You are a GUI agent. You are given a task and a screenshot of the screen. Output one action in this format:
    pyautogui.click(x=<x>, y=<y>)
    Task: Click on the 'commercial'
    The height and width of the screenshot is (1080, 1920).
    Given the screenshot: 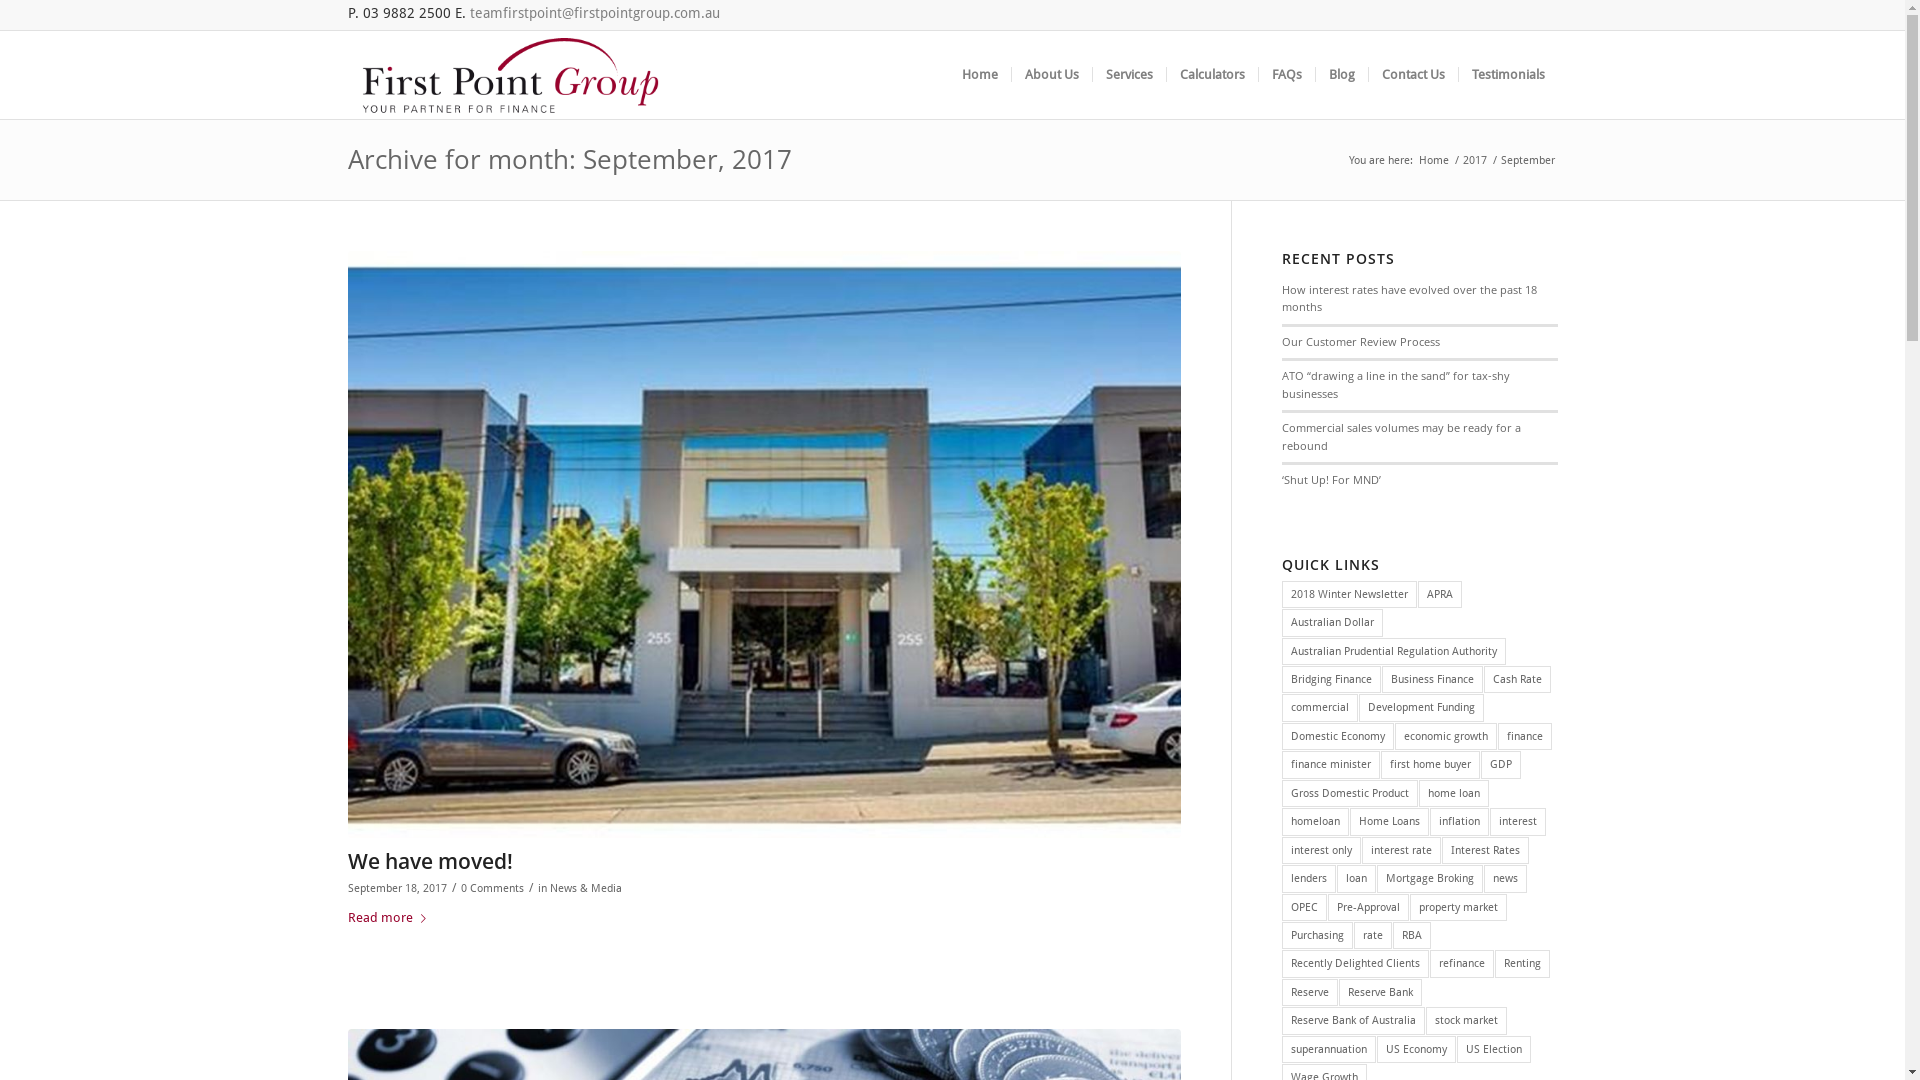 What is the action you would take?
    pyautogui.click(x=1320, y=706)
    